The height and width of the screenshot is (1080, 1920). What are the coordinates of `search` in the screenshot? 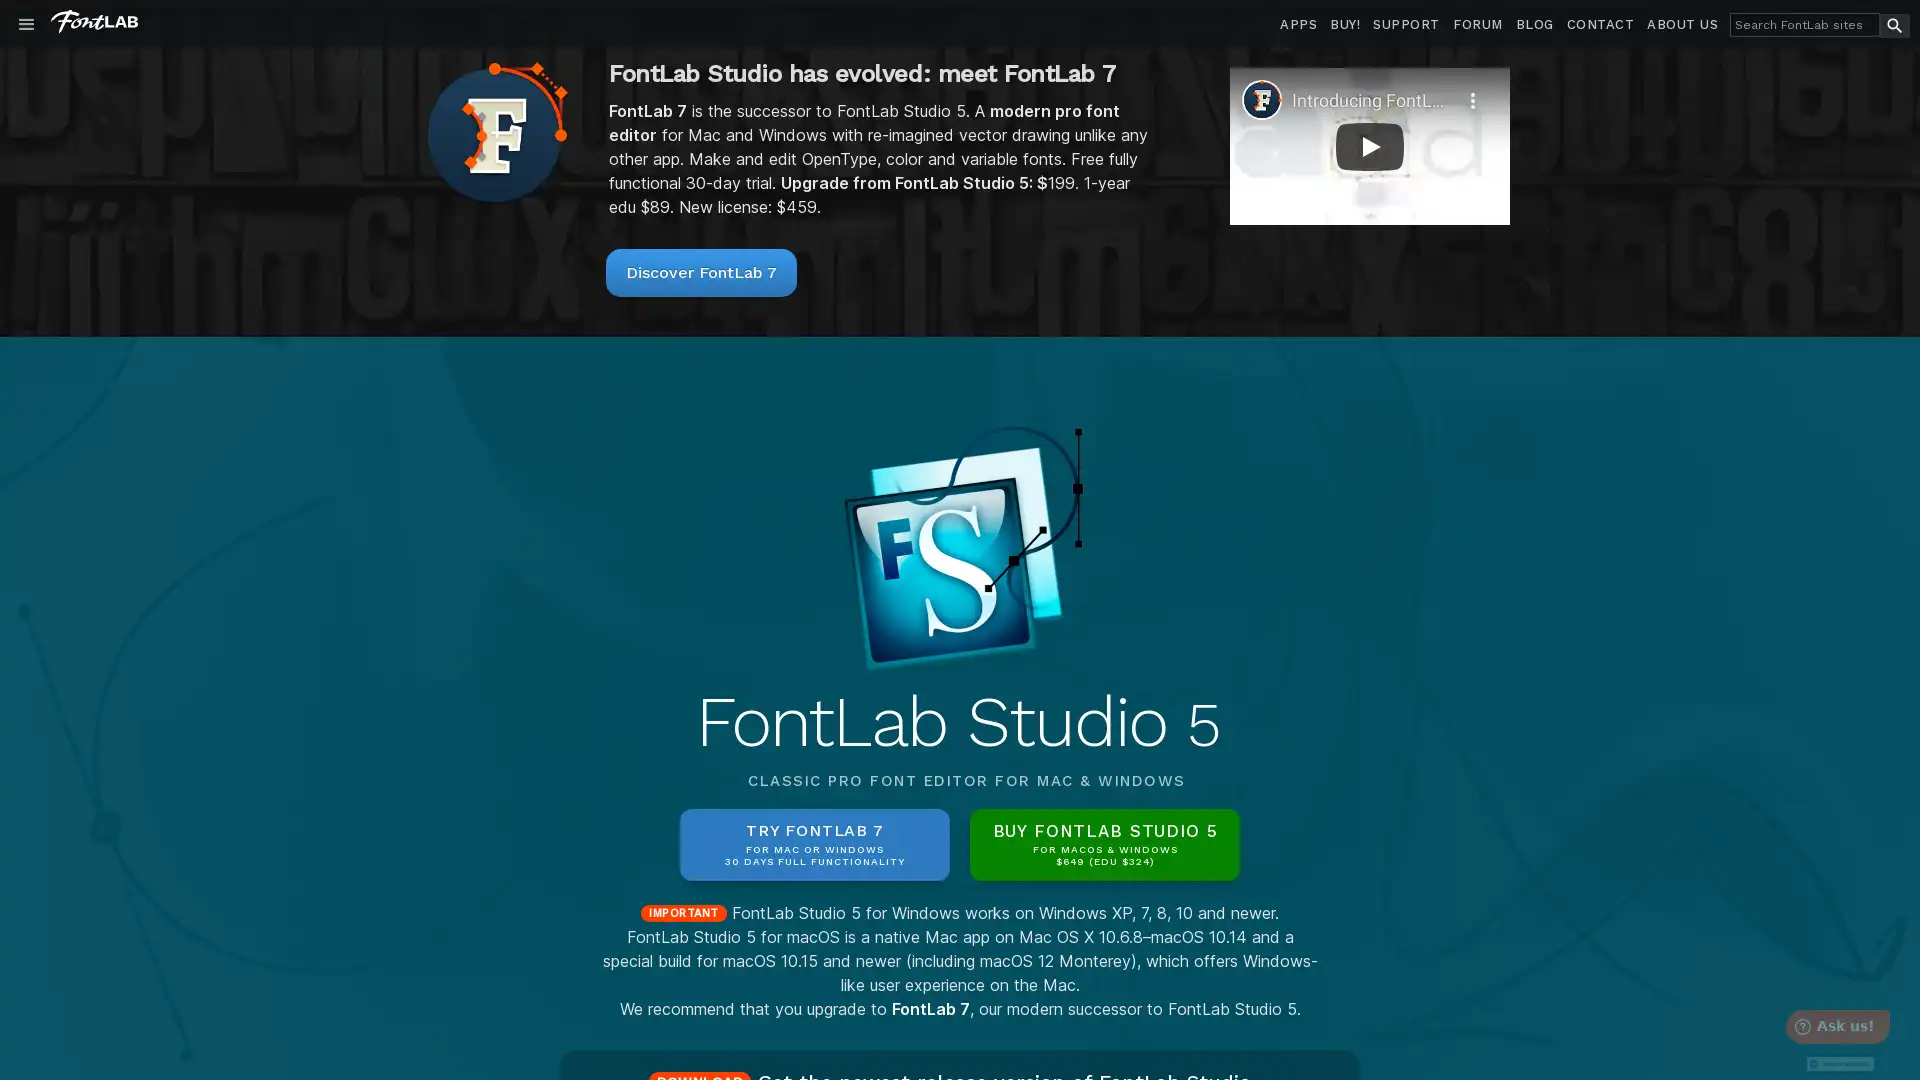 It's located at (1894, 26).